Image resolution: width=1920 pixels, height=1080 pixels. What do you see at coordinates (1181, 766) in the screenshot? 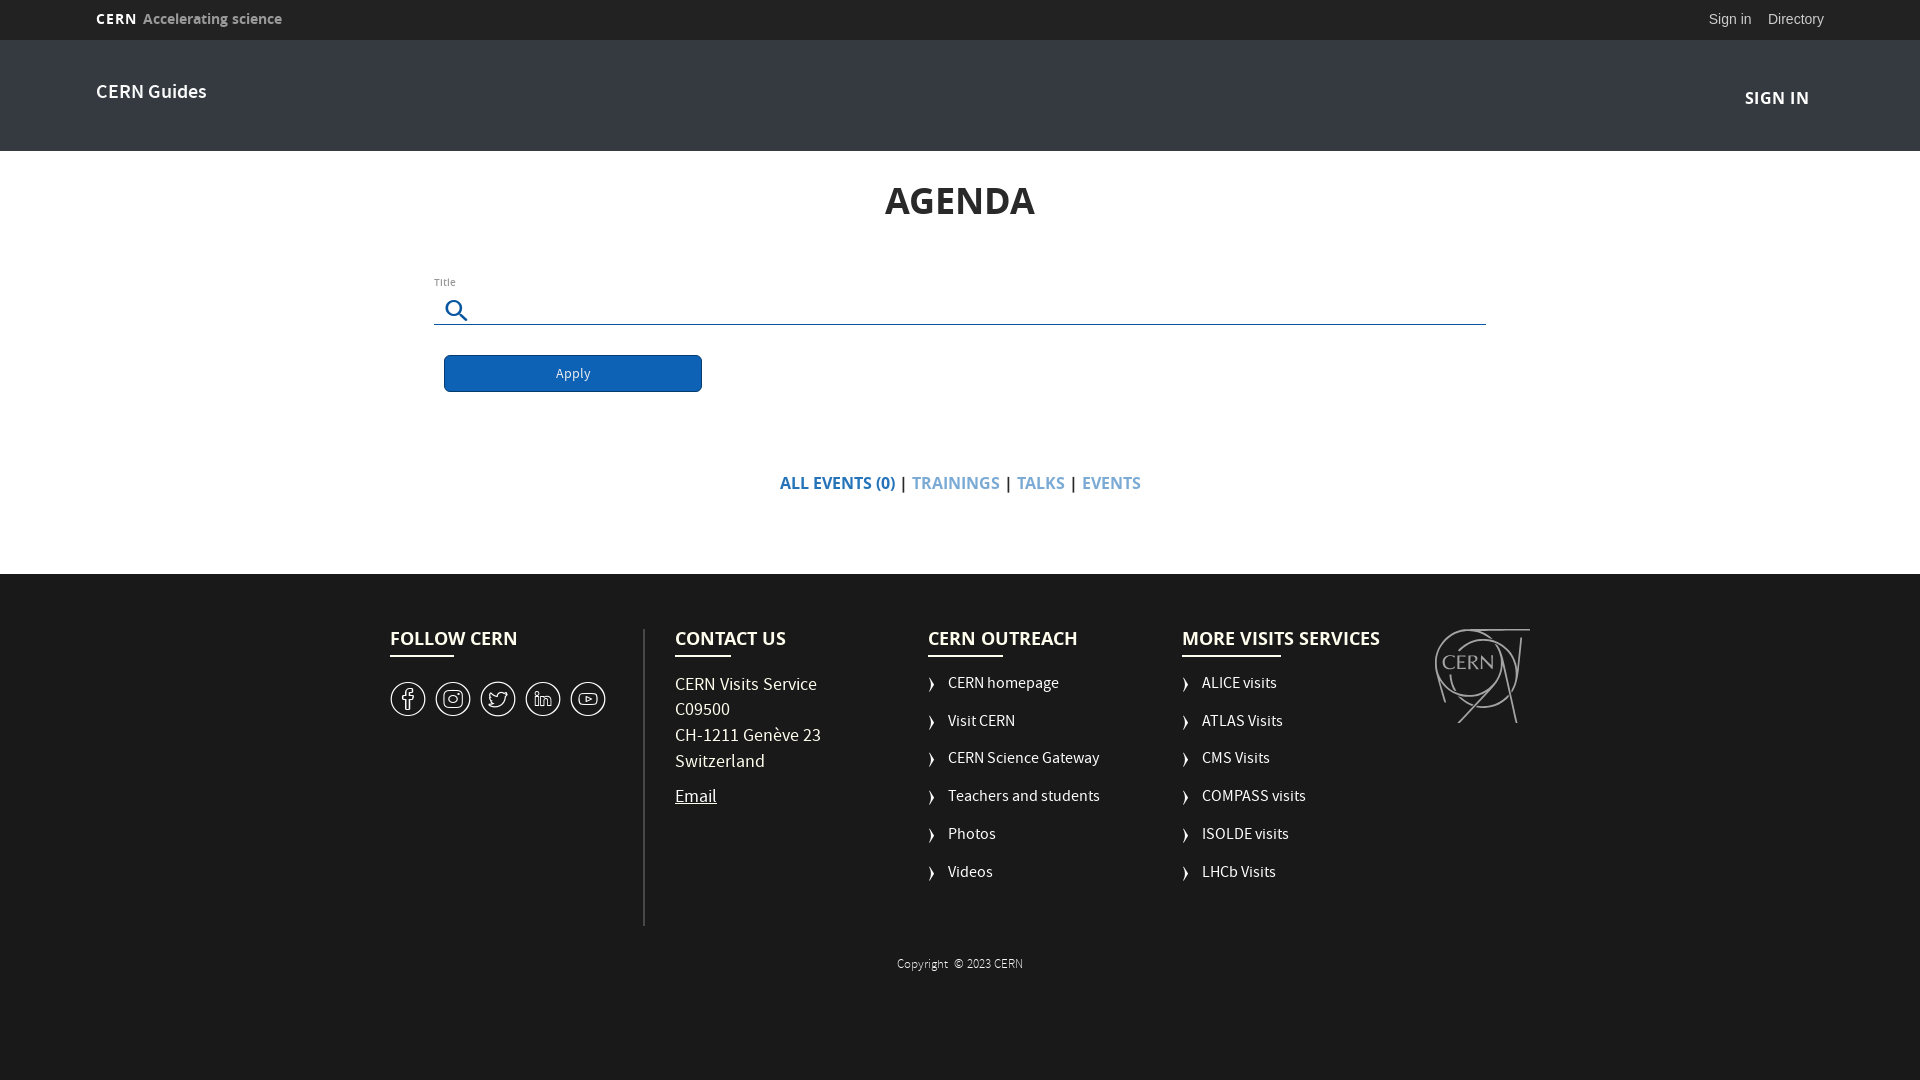
I see `'CMS Visits'` at bounding box center [1181, 766].